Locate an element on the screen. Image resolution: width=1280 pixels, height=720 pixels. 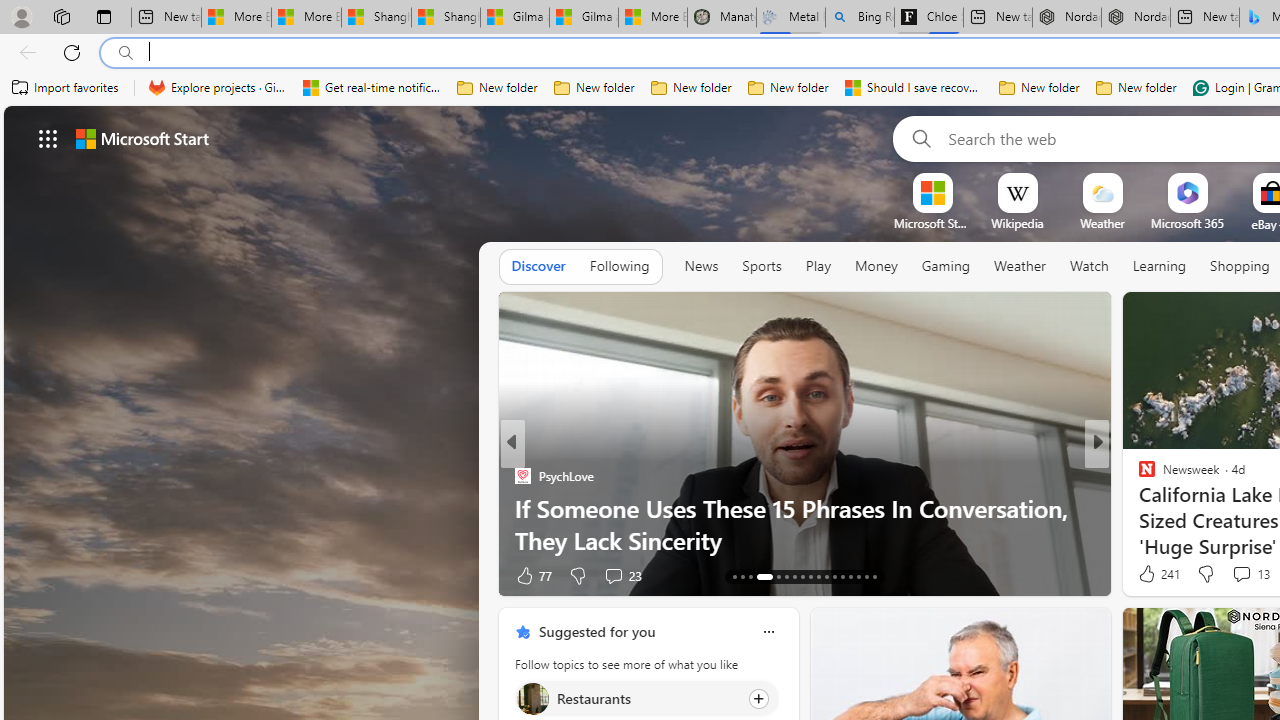
'AutomationID: tab-14' is located at coordinates (742, 577).